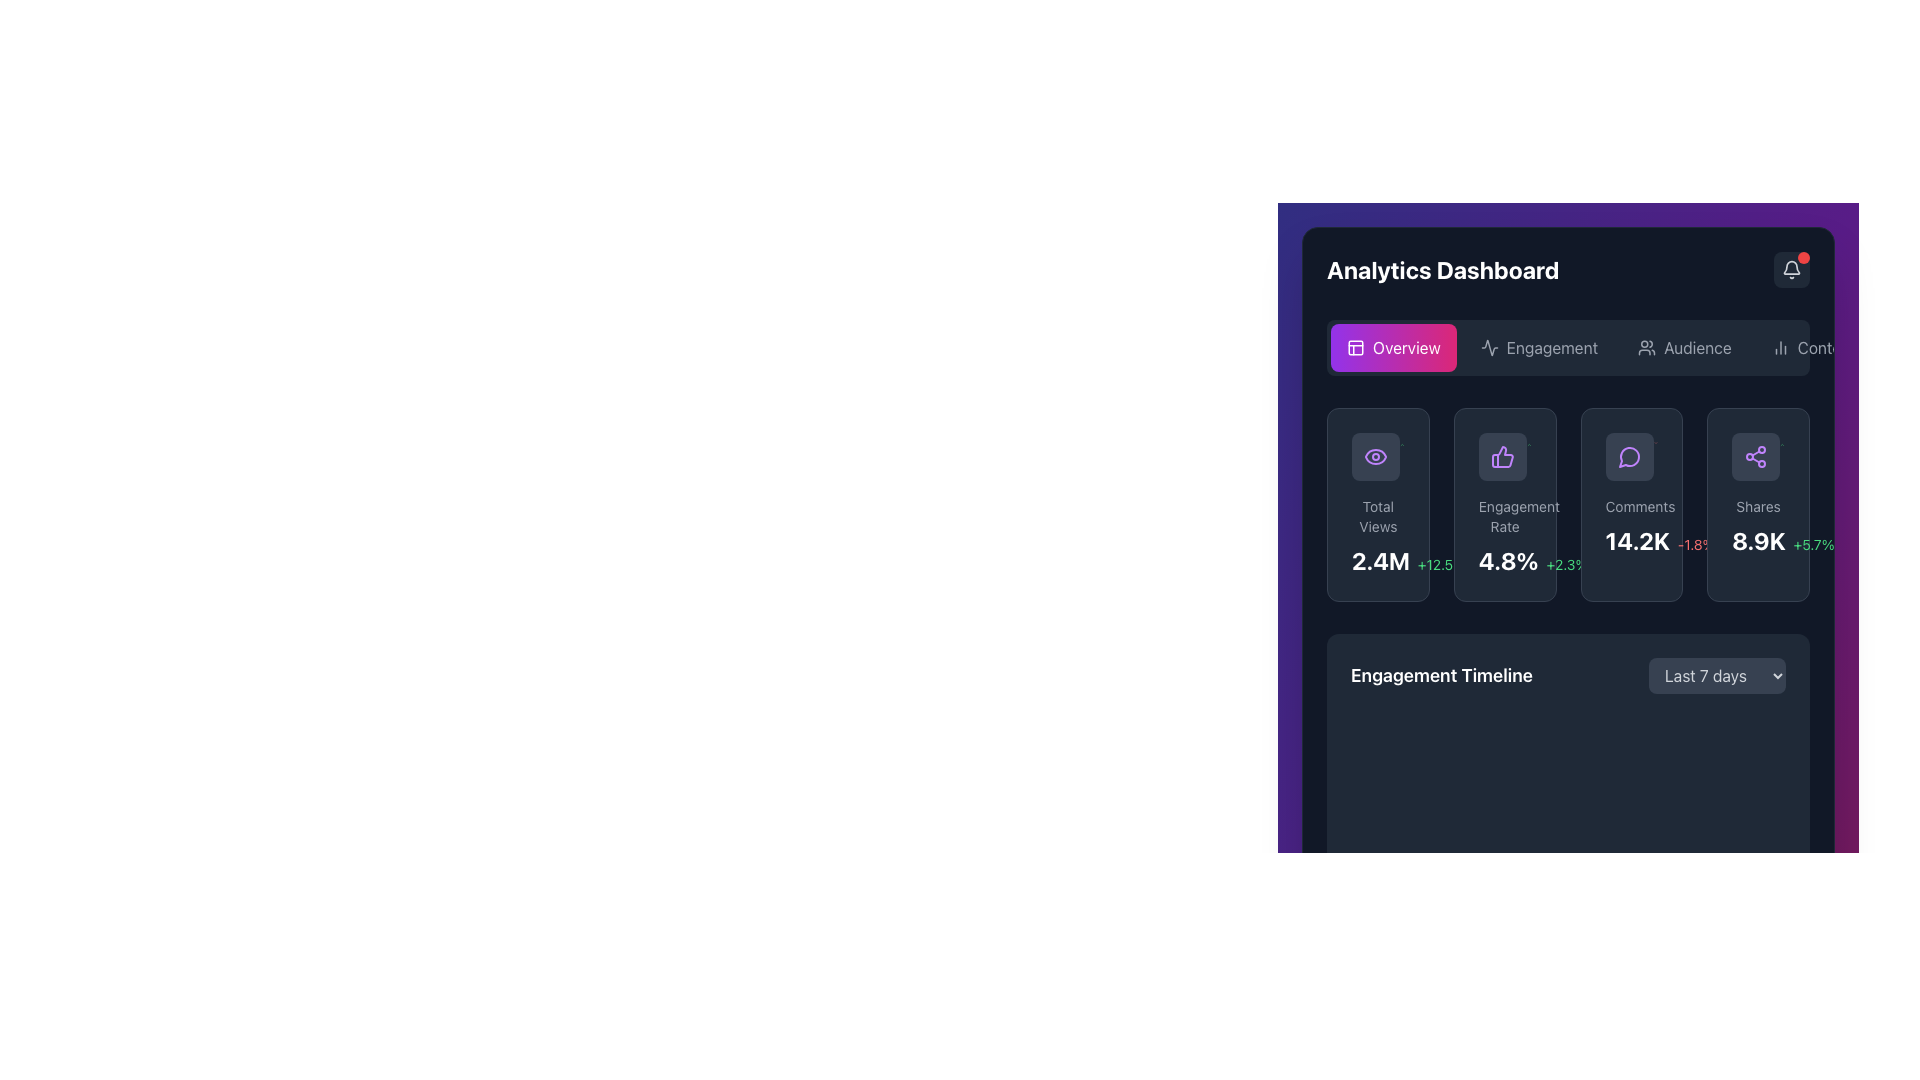 The image size is (1920, 1080). Describe the element at coordinates (1813, 346) in the screenshot. I see `the fourth button in the horizontal navigation bar on the top-right of the analytics dashboard` at that location.